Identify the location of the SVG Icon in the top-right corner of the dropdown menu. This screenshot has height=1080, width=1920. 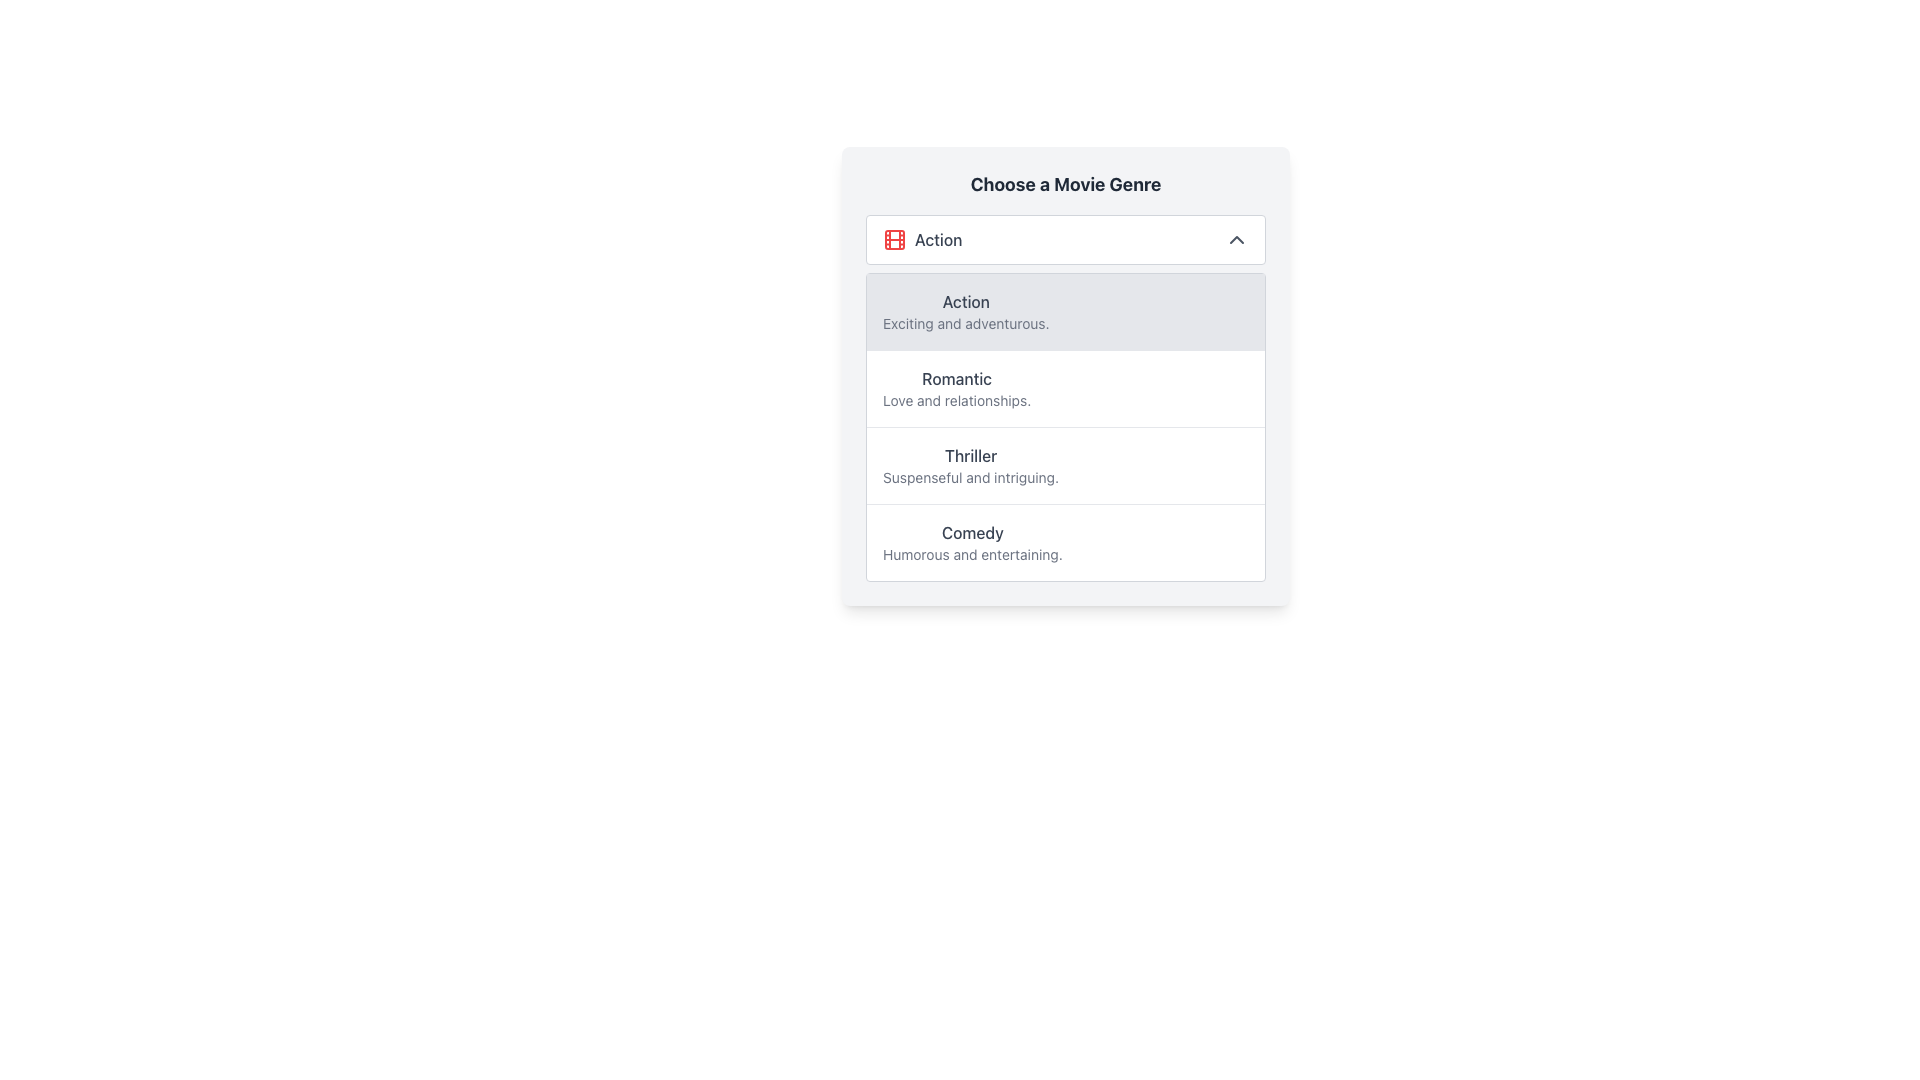
(1236, 238).